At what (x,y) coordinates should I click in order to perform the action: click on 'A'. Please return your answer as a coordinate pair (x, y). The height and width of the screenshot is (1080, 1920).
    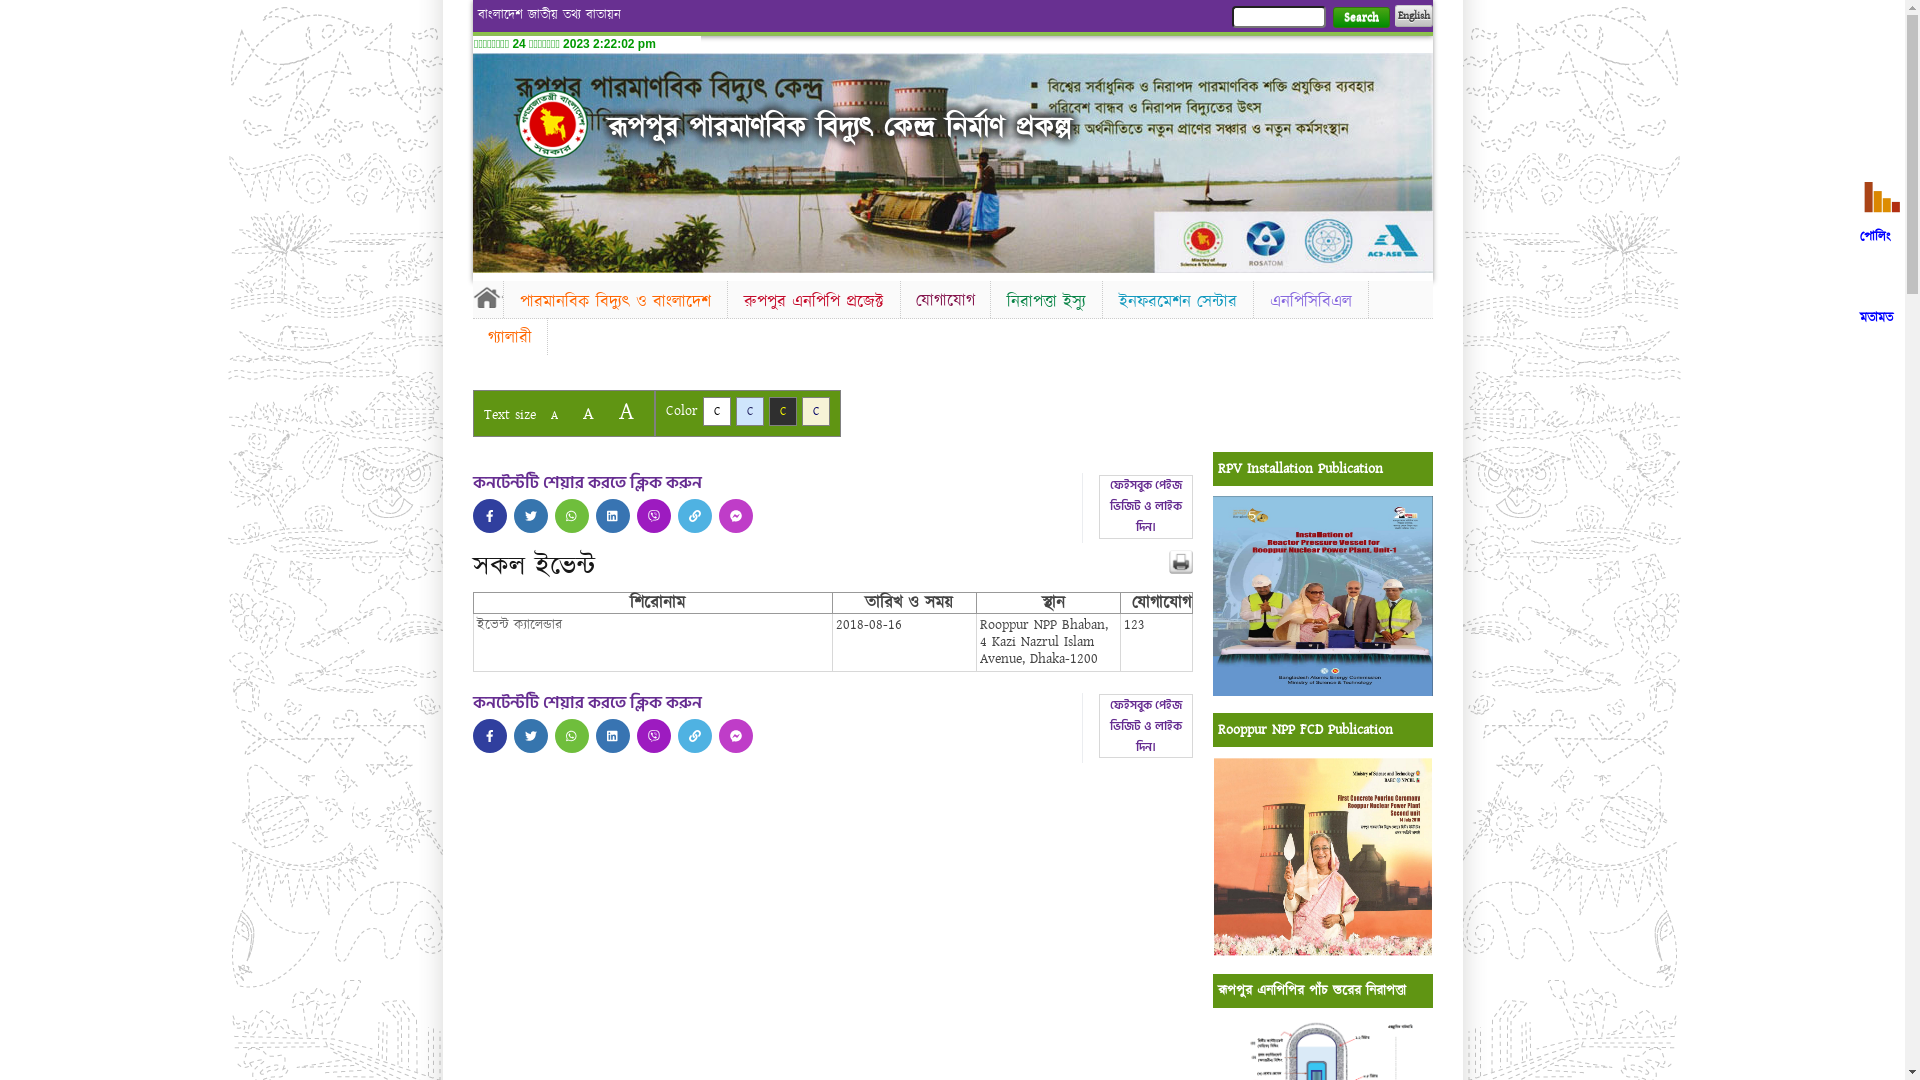
    Looking at the image, I should click on (553, 414).